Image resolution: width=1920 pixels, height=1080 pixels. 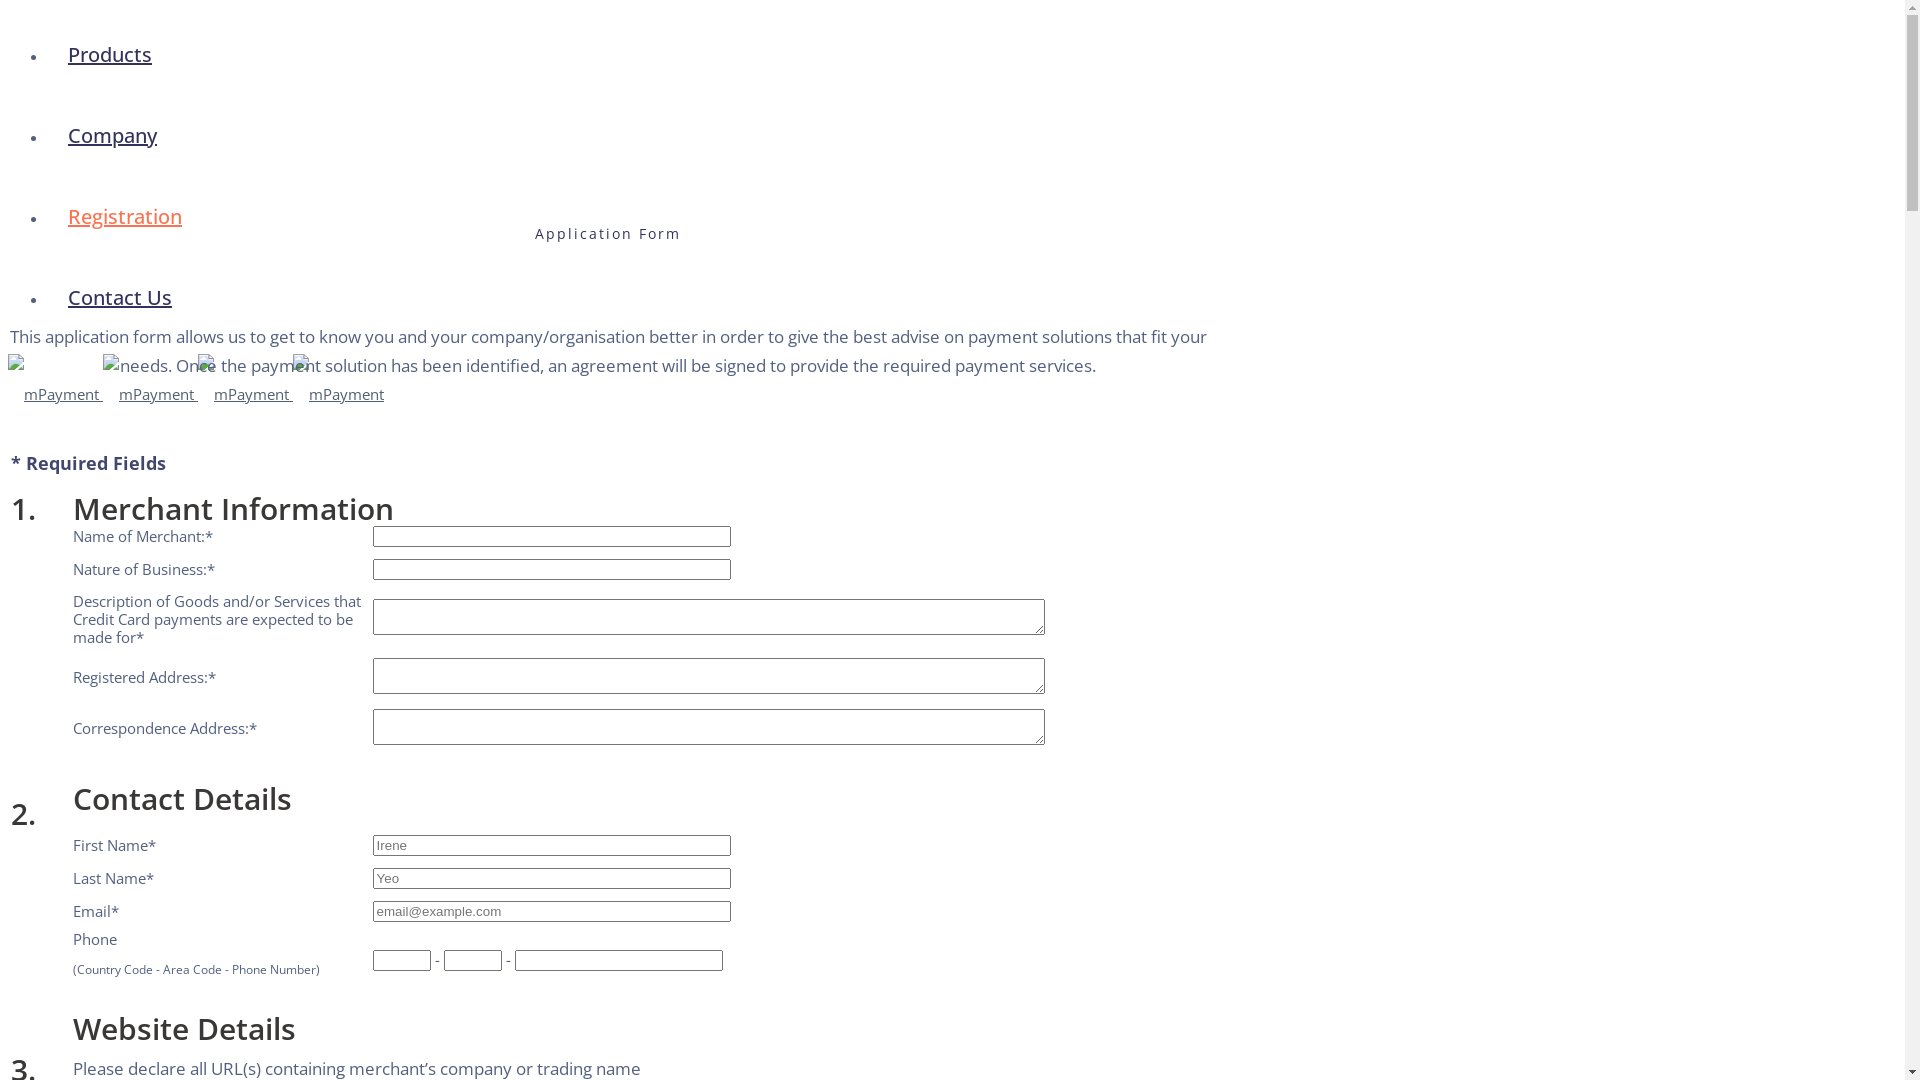 I want to click on 'Registration', so click(x=123, y=216).